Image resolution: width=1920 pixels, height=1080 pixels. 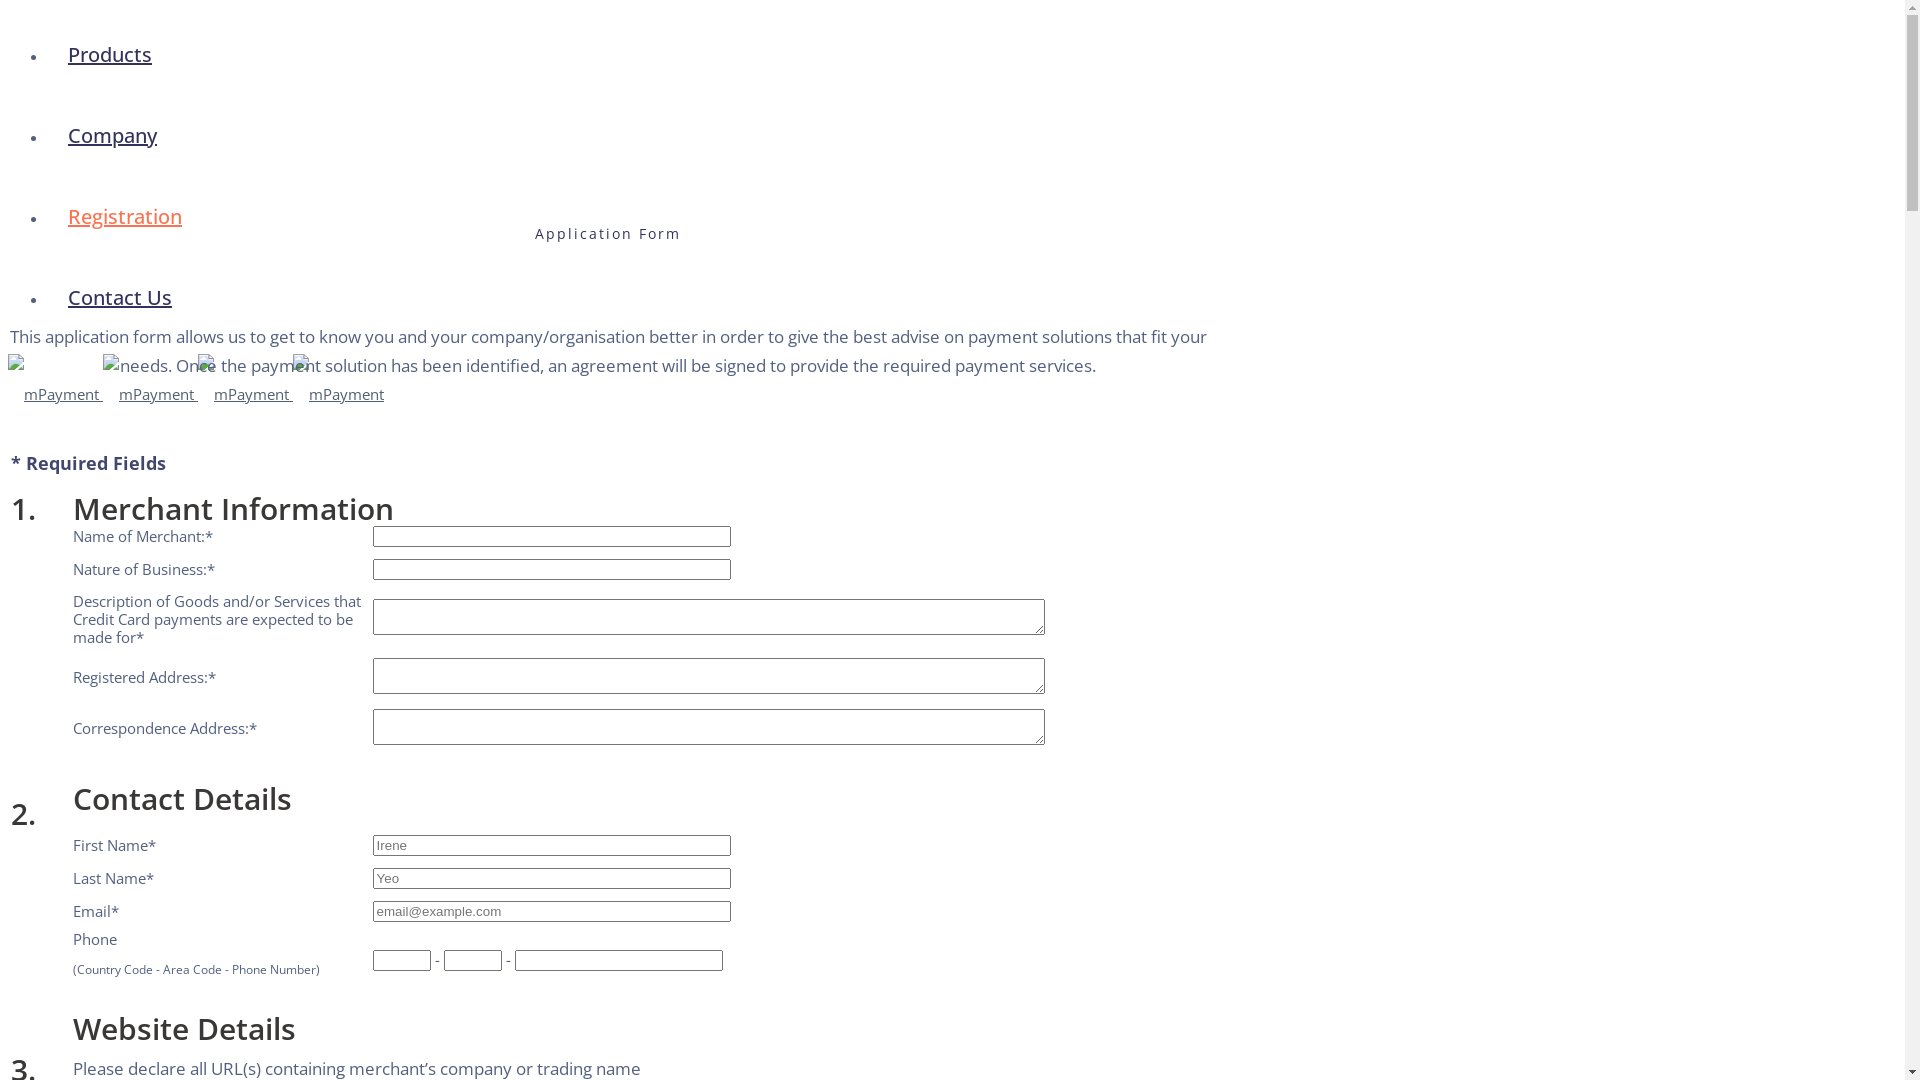 I want to click on 'Registration', so click(x=123, y=216).